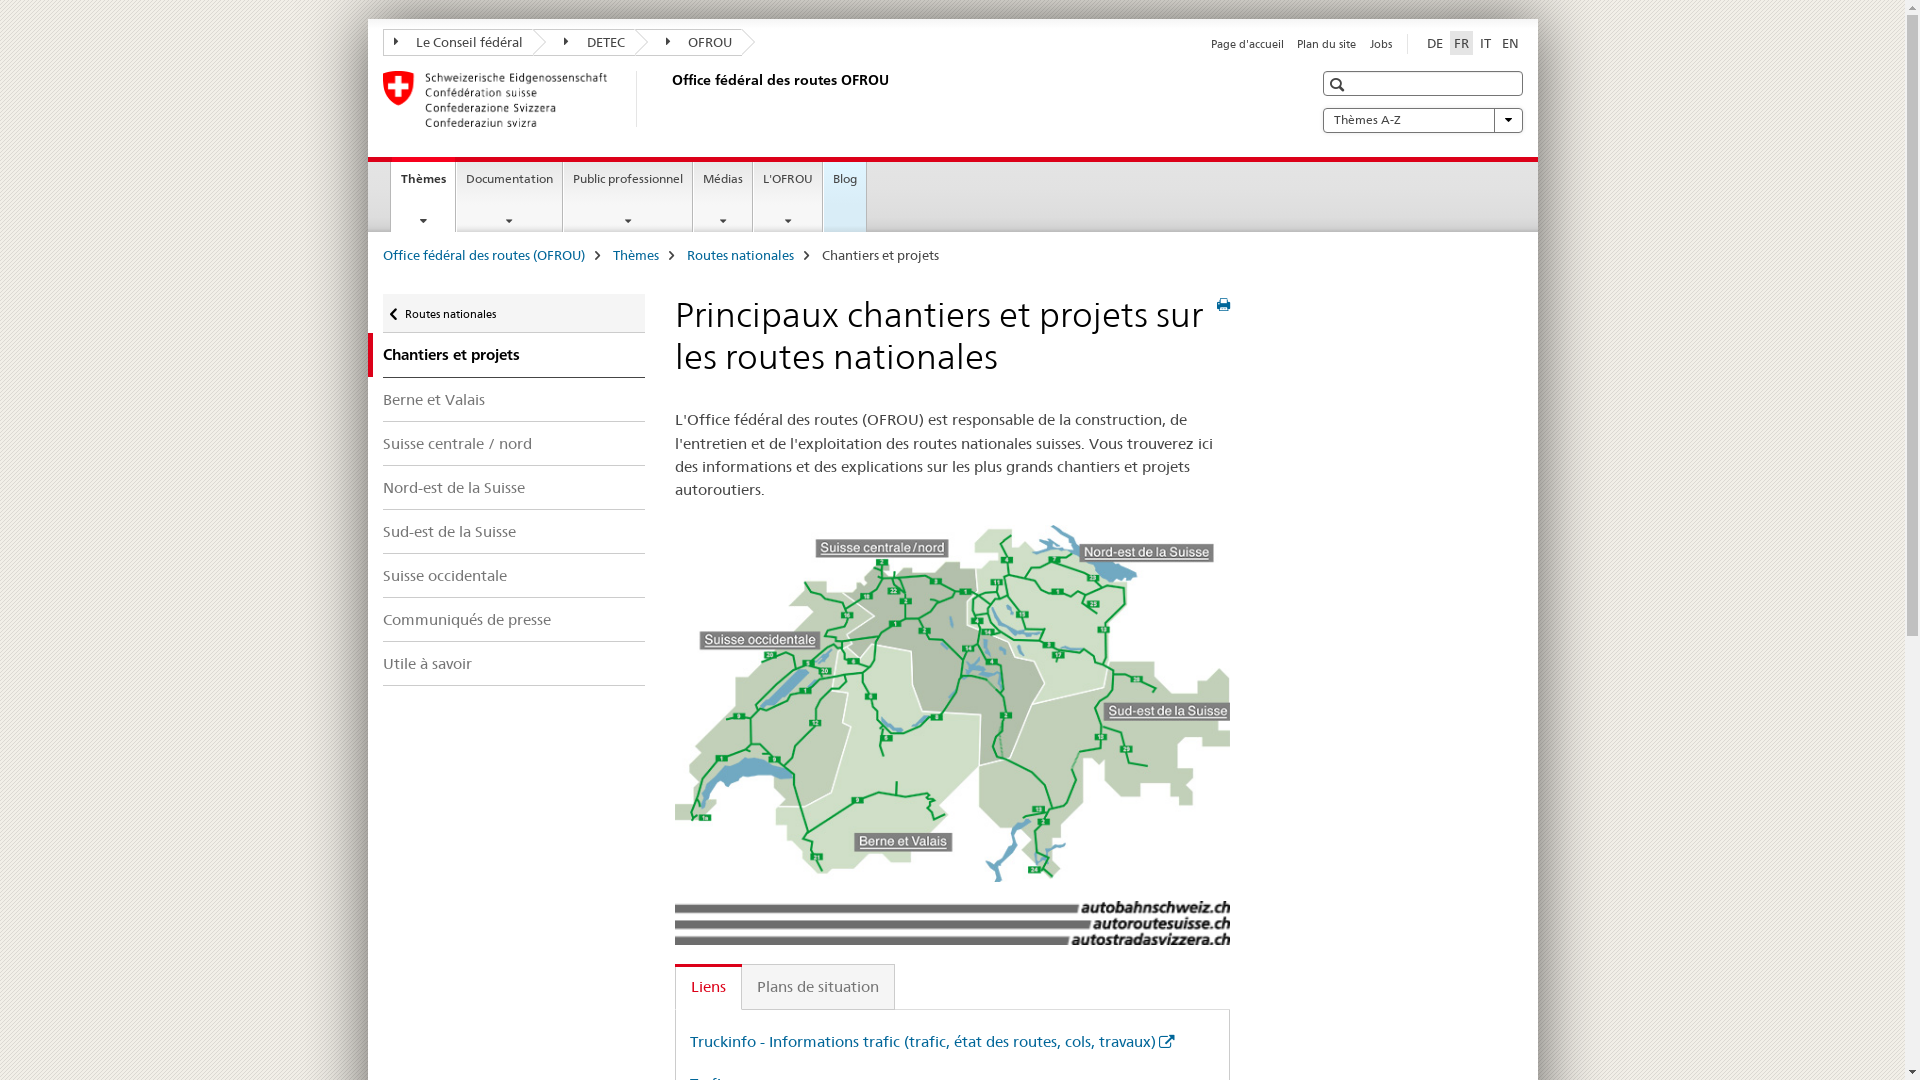 This screenshot has height=1080, width=1920. What do you see at coordinates (1222, 304) in the screenshot?
I see `'Imprimer cette page'` at bounding box center [1222, 304].